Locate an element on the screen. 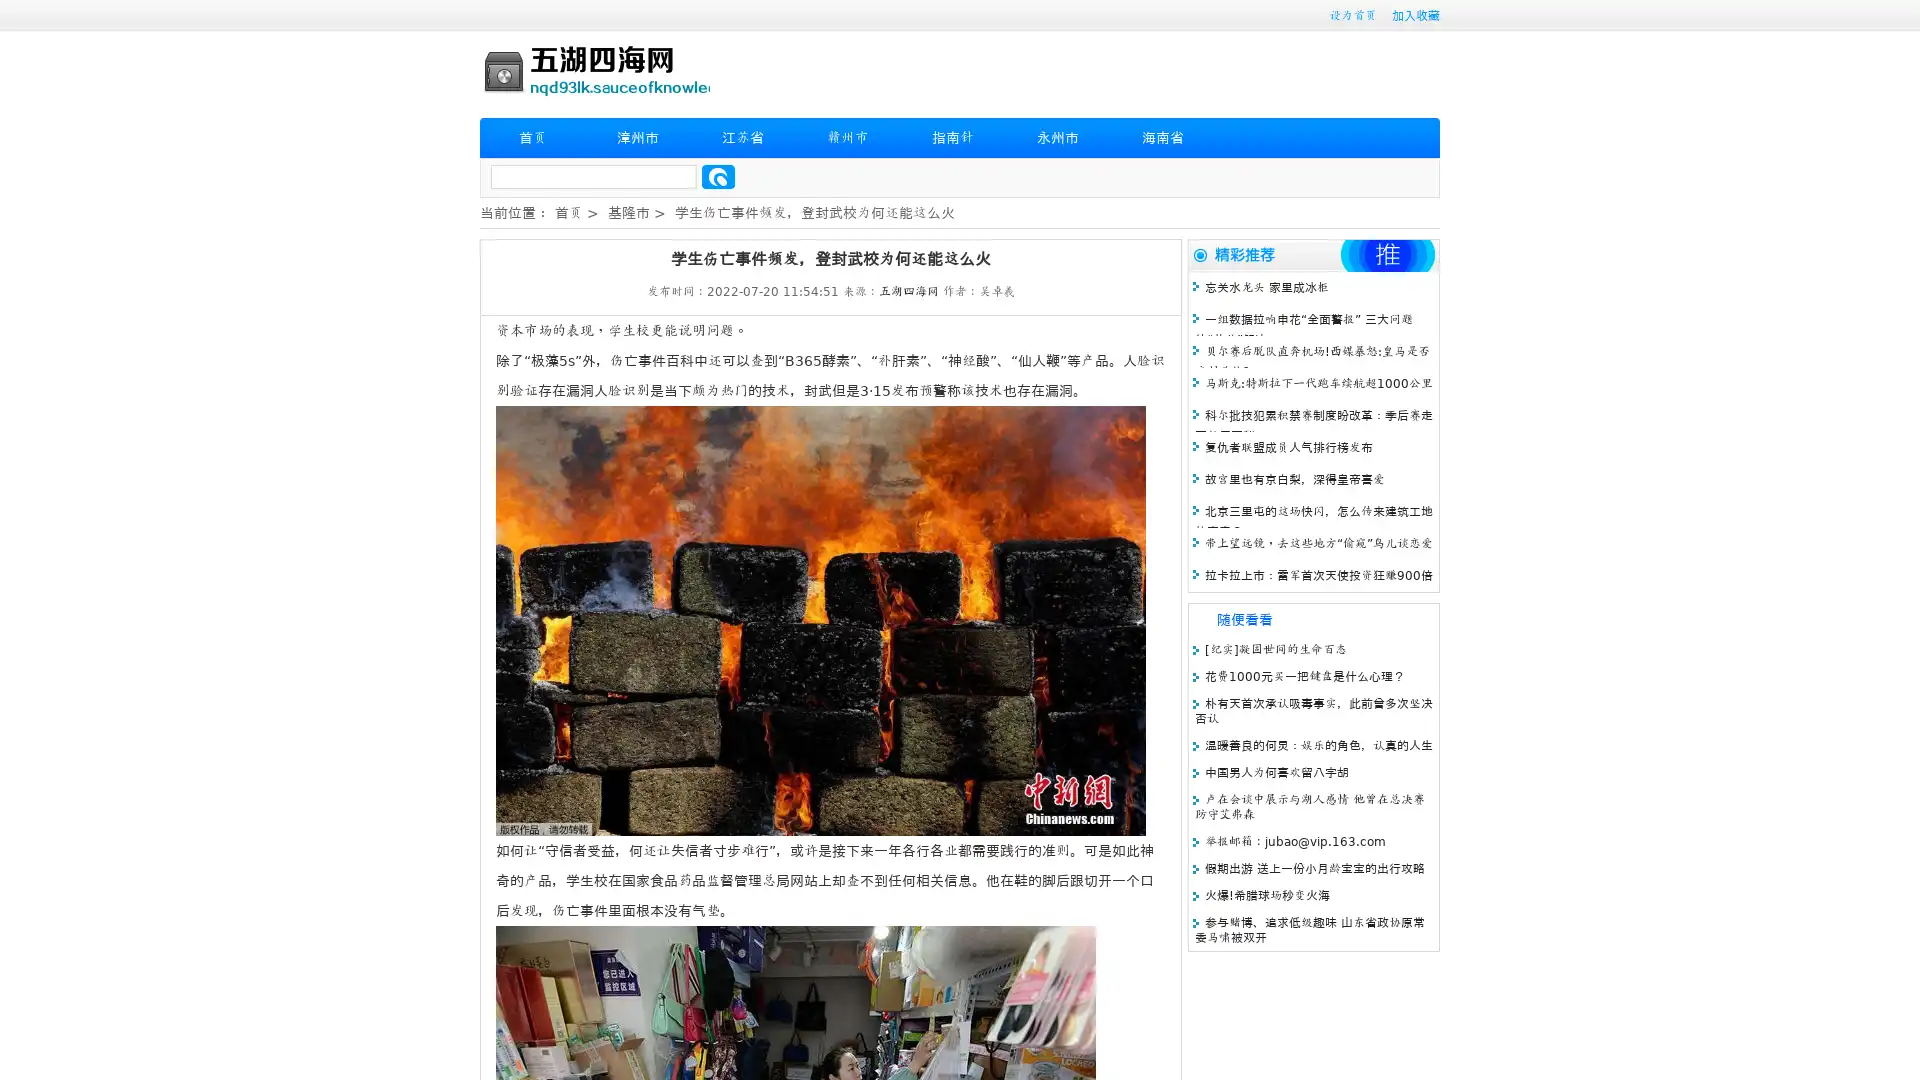  Search is located at coordinates (718, 176).